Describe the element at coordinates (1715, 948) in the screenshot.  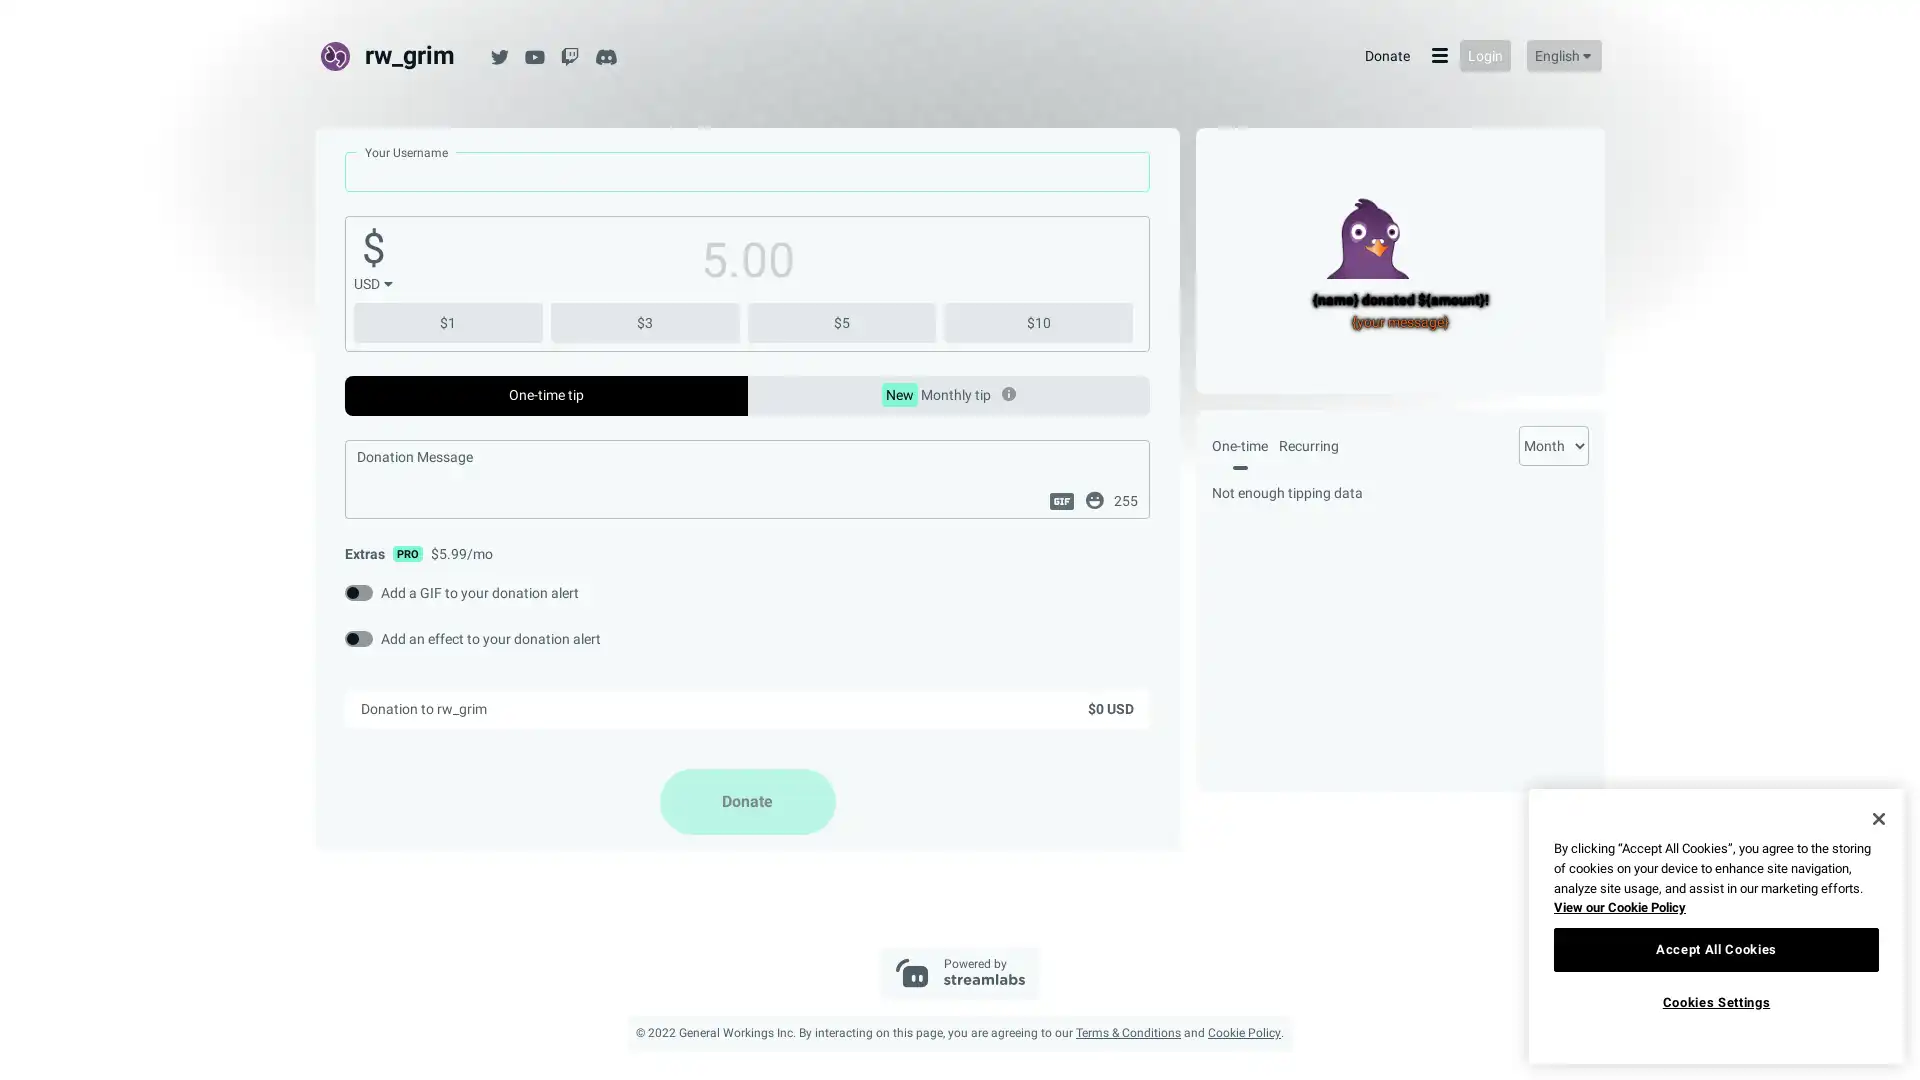
I see `Accept All Cookies` at that location.